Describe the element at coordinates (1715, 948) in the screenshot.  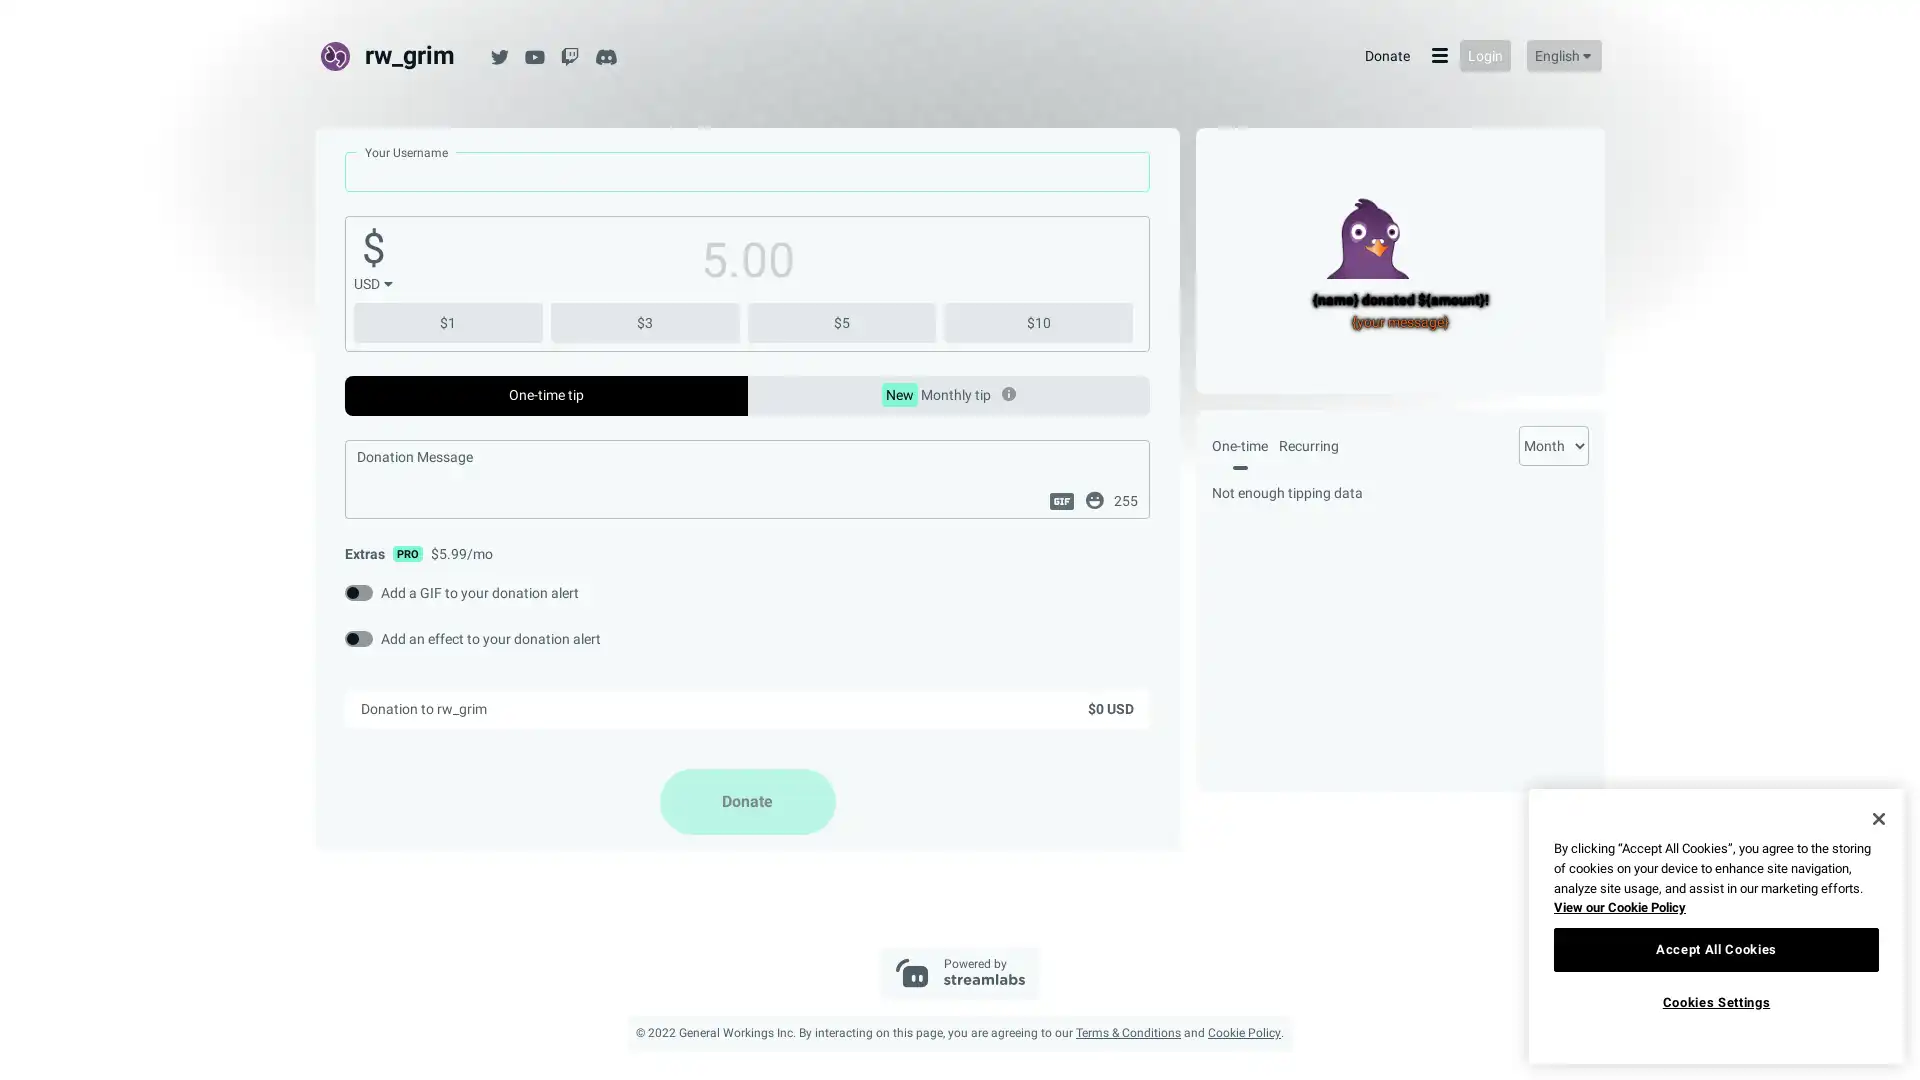
I see `Accept All Cookies` at that location.